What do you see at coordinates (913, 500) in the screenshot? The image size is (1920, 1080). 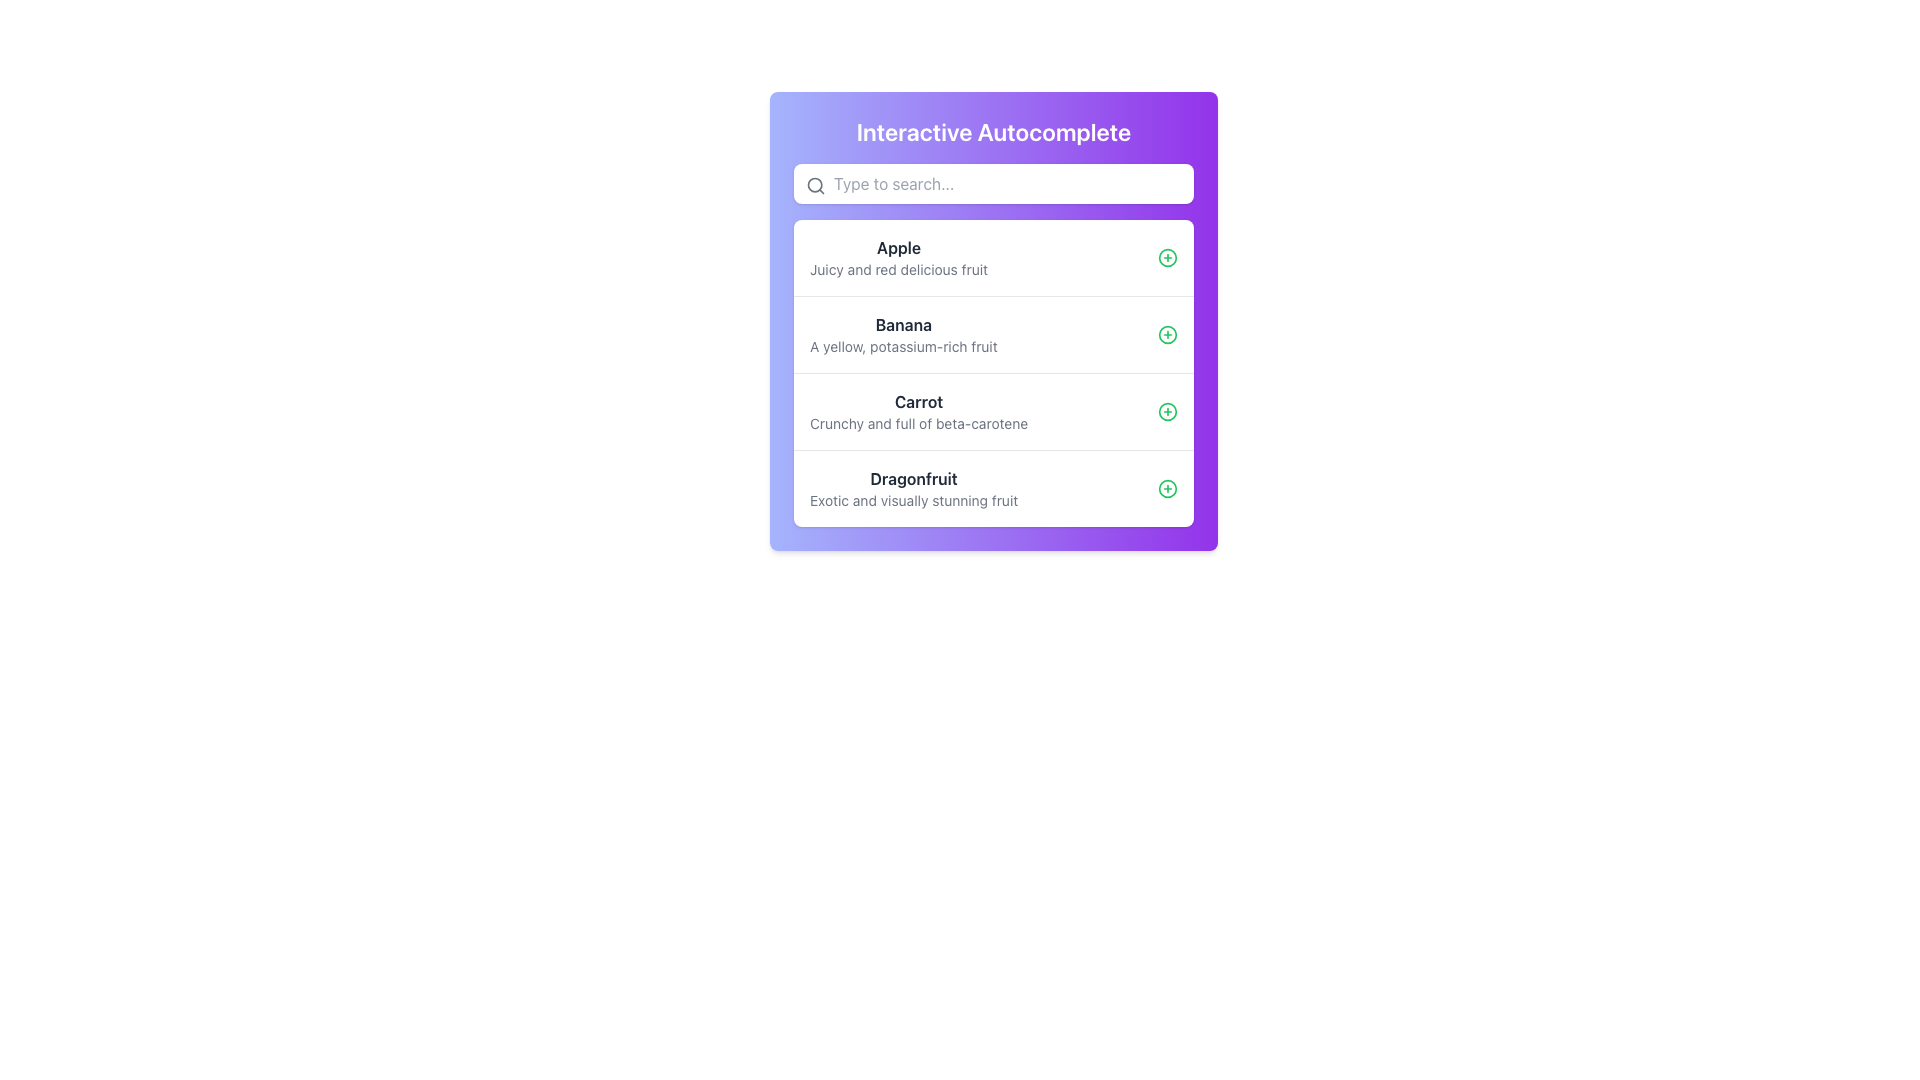 I see `the descriptive text label for the suggestion 'Dragonfruit' located in the fourth item of the vertically listed suggestion menu` at bounding box center [913, 500].